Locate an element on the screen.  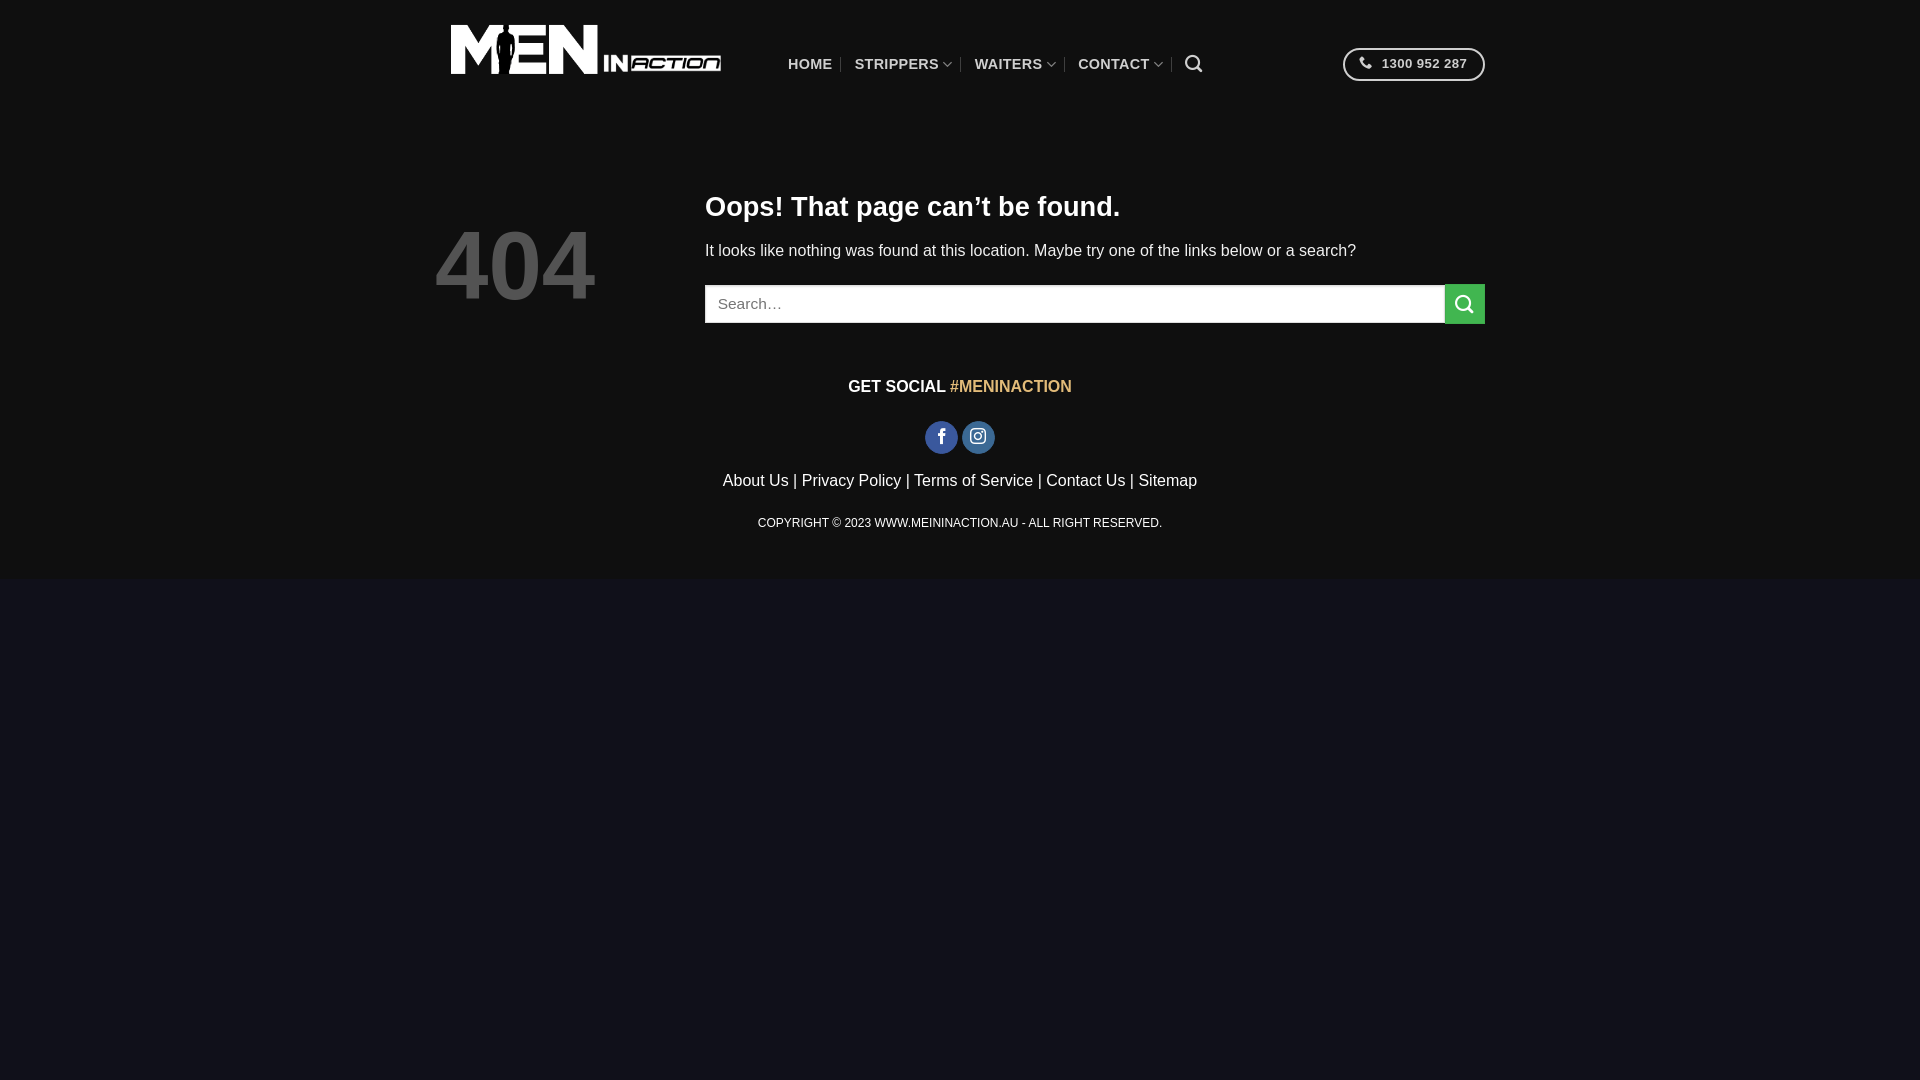
'HOME' is located at coordinates (810, 63).